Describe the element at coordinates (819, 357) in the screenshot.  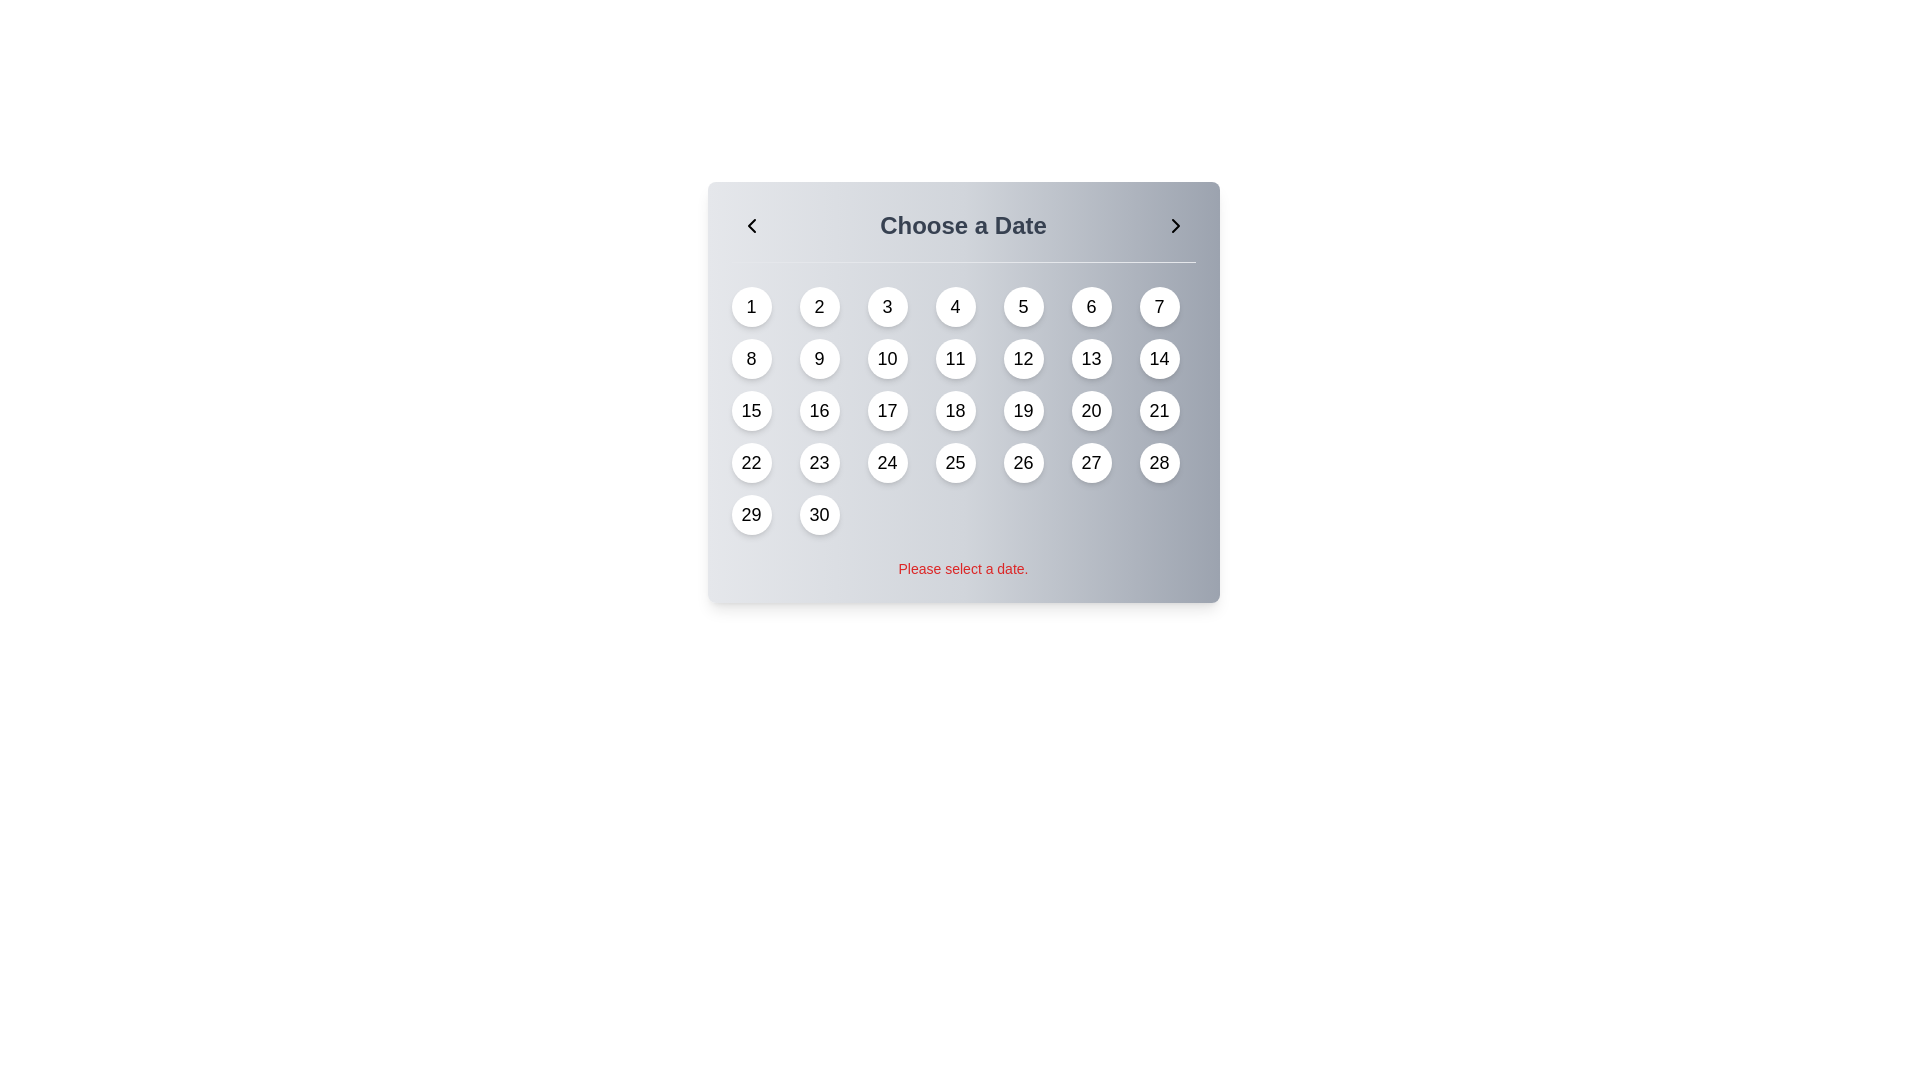
I see `the circular button labeled '9' in the second row and second column of the calendar grid` at that location.